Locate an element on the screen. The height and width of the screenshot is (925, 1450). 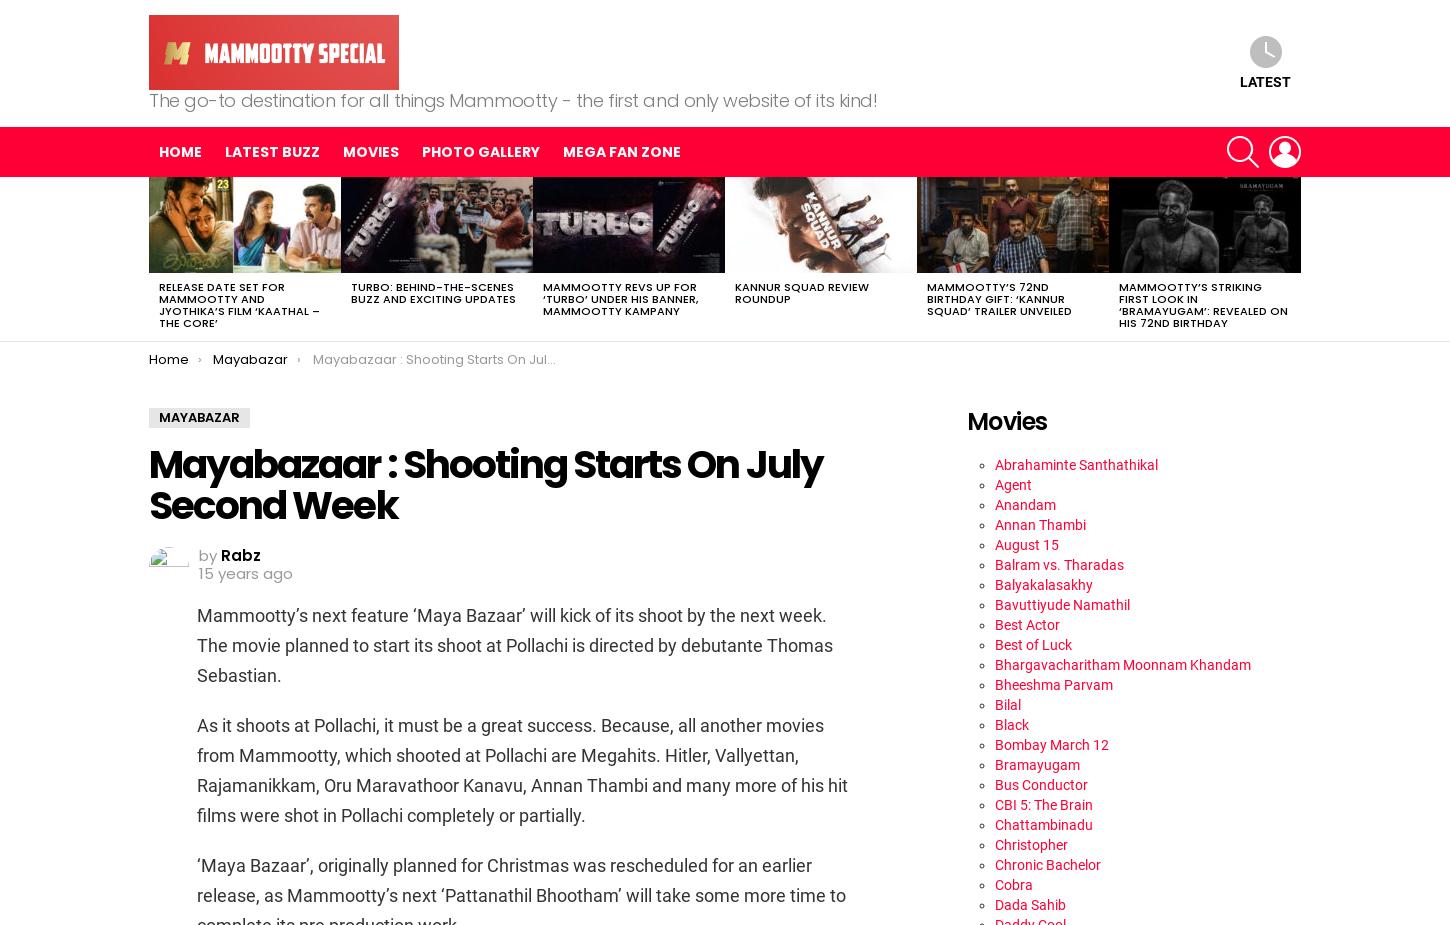
'Bombay March 12' is located at coordinates (1051, 743).